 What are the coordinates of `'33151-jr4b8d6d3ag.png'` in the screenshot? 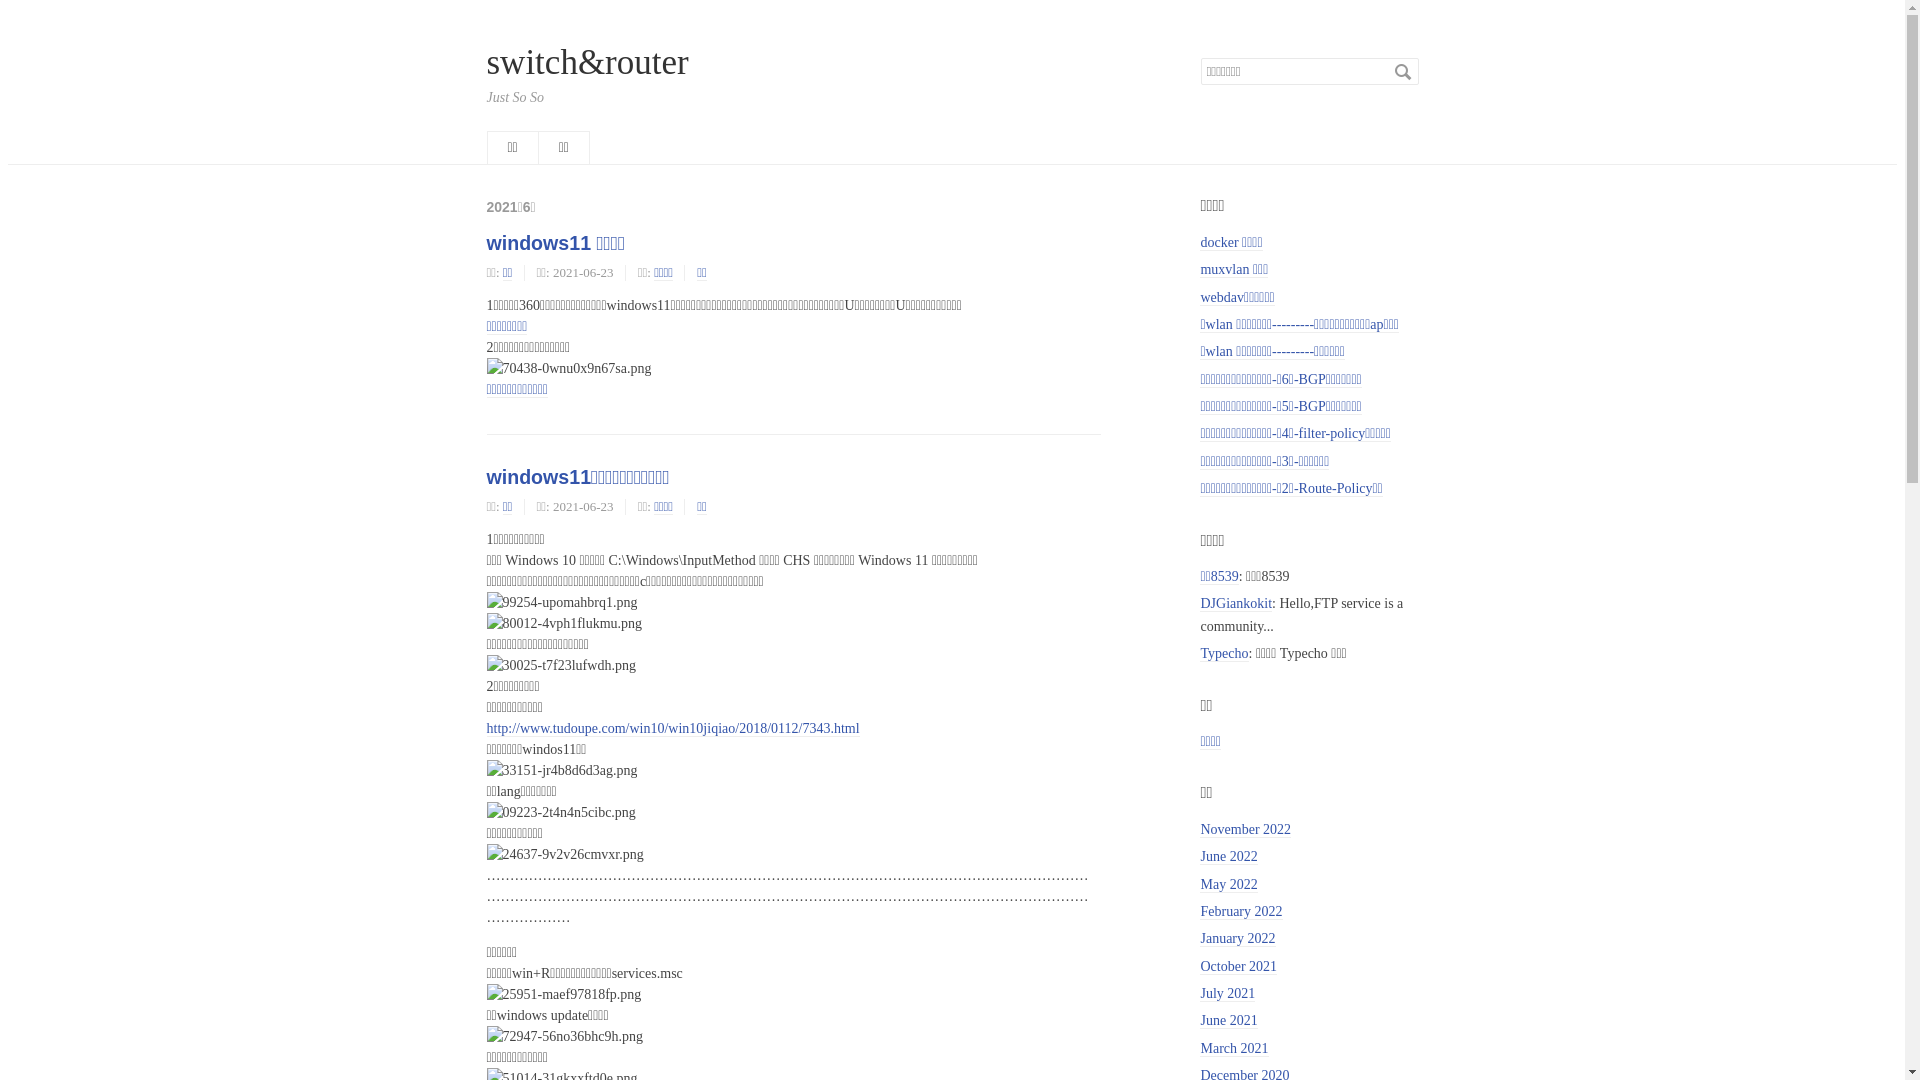 It's located at (560, 769).